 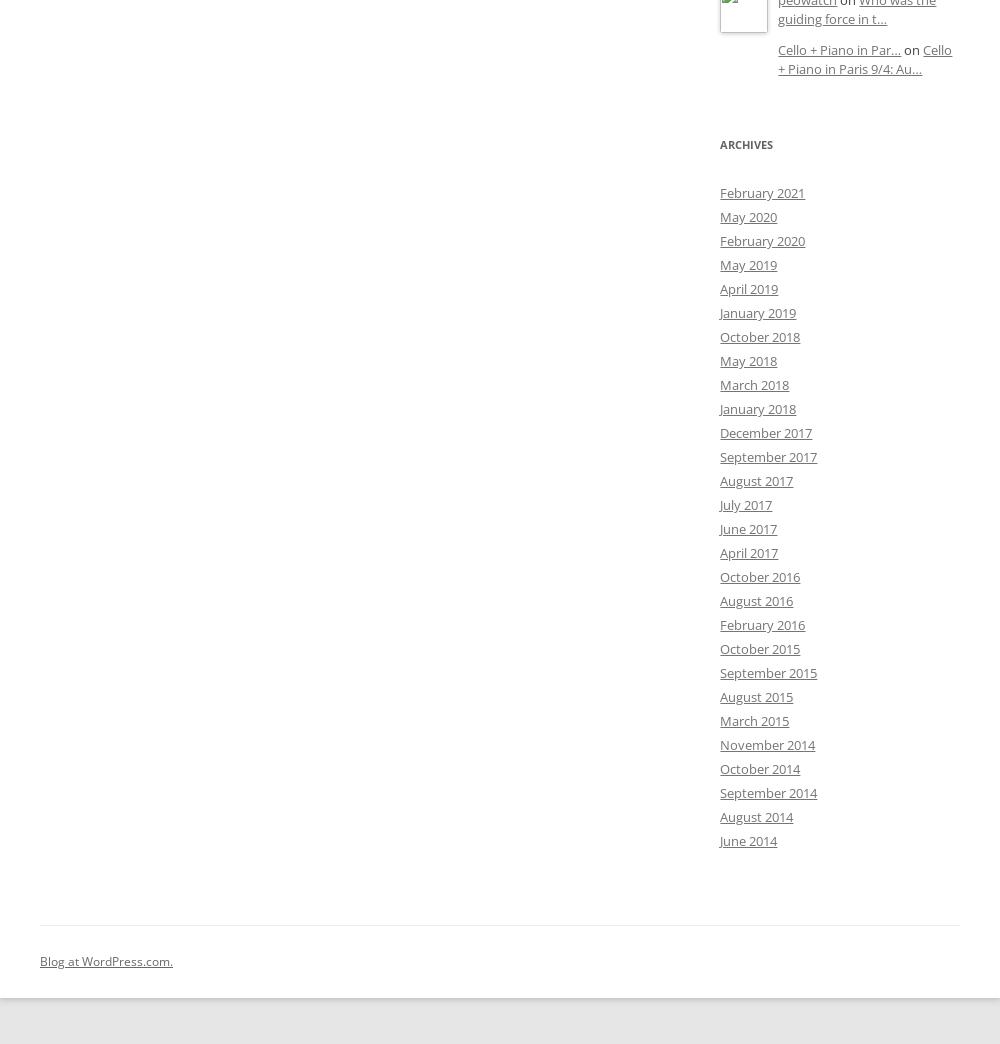 What do you see at coordinates (762, 625) in the screenshot?
I see `'February 2016'` at bounding box center [762, 625].